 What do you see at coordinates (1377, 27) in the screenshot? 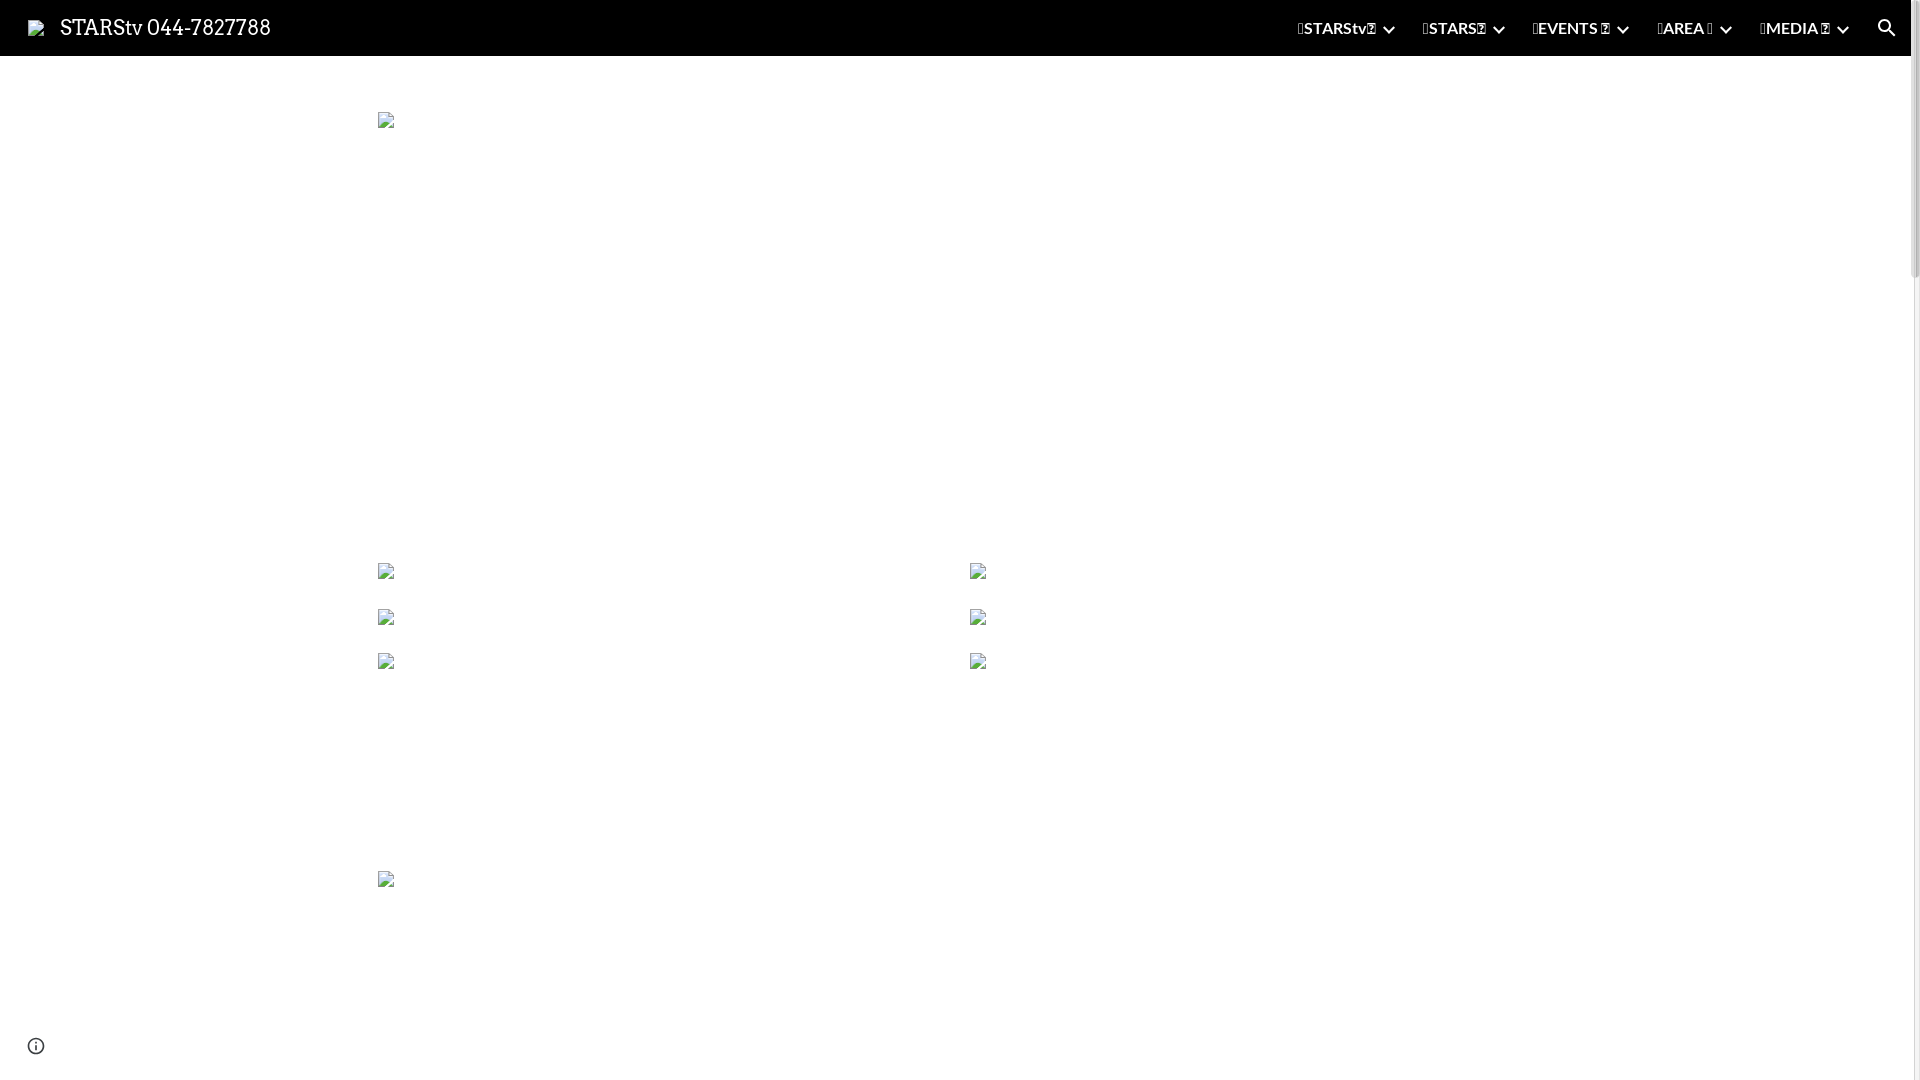
I see `'Expand/Collapse'` at bounding box center [1377, 27].